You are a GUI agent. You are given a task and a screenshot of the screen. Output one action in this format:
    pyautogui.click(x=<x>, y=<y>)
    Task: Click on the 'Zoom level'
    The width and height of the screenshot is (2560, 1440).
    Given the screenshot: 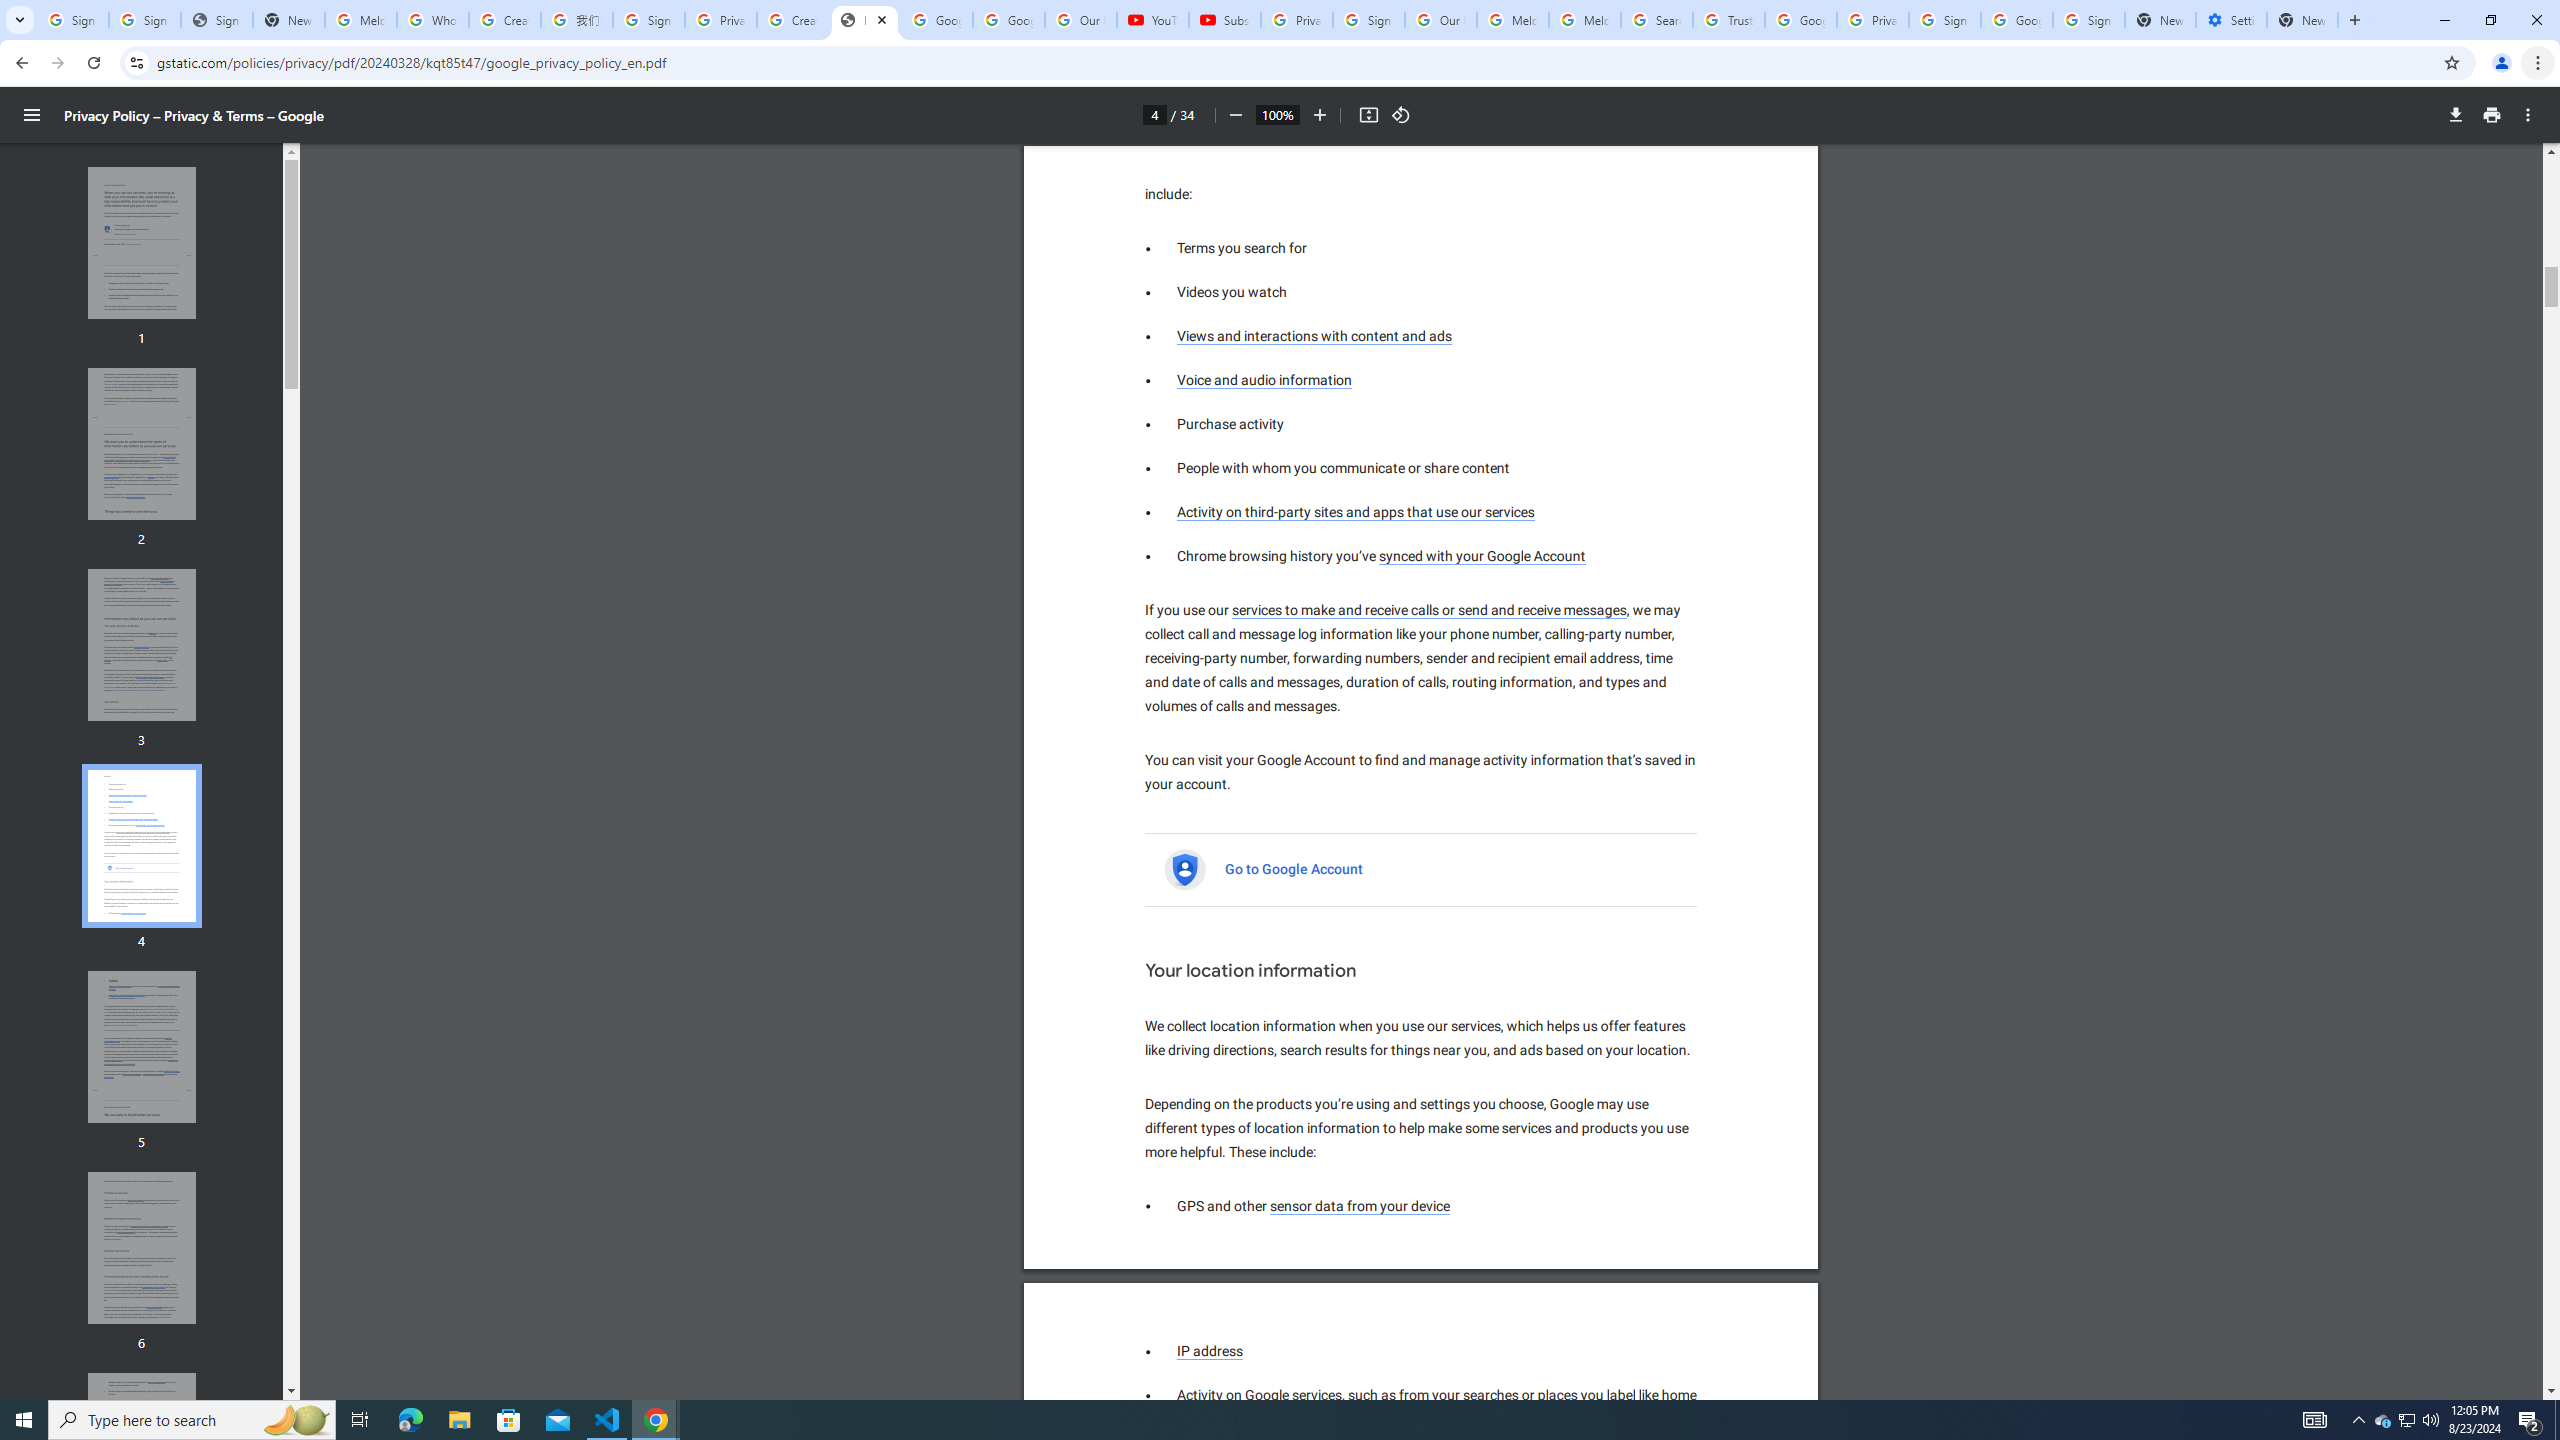 What is the action you would take?
    pyautogui.click(x=1276, y=114)
    